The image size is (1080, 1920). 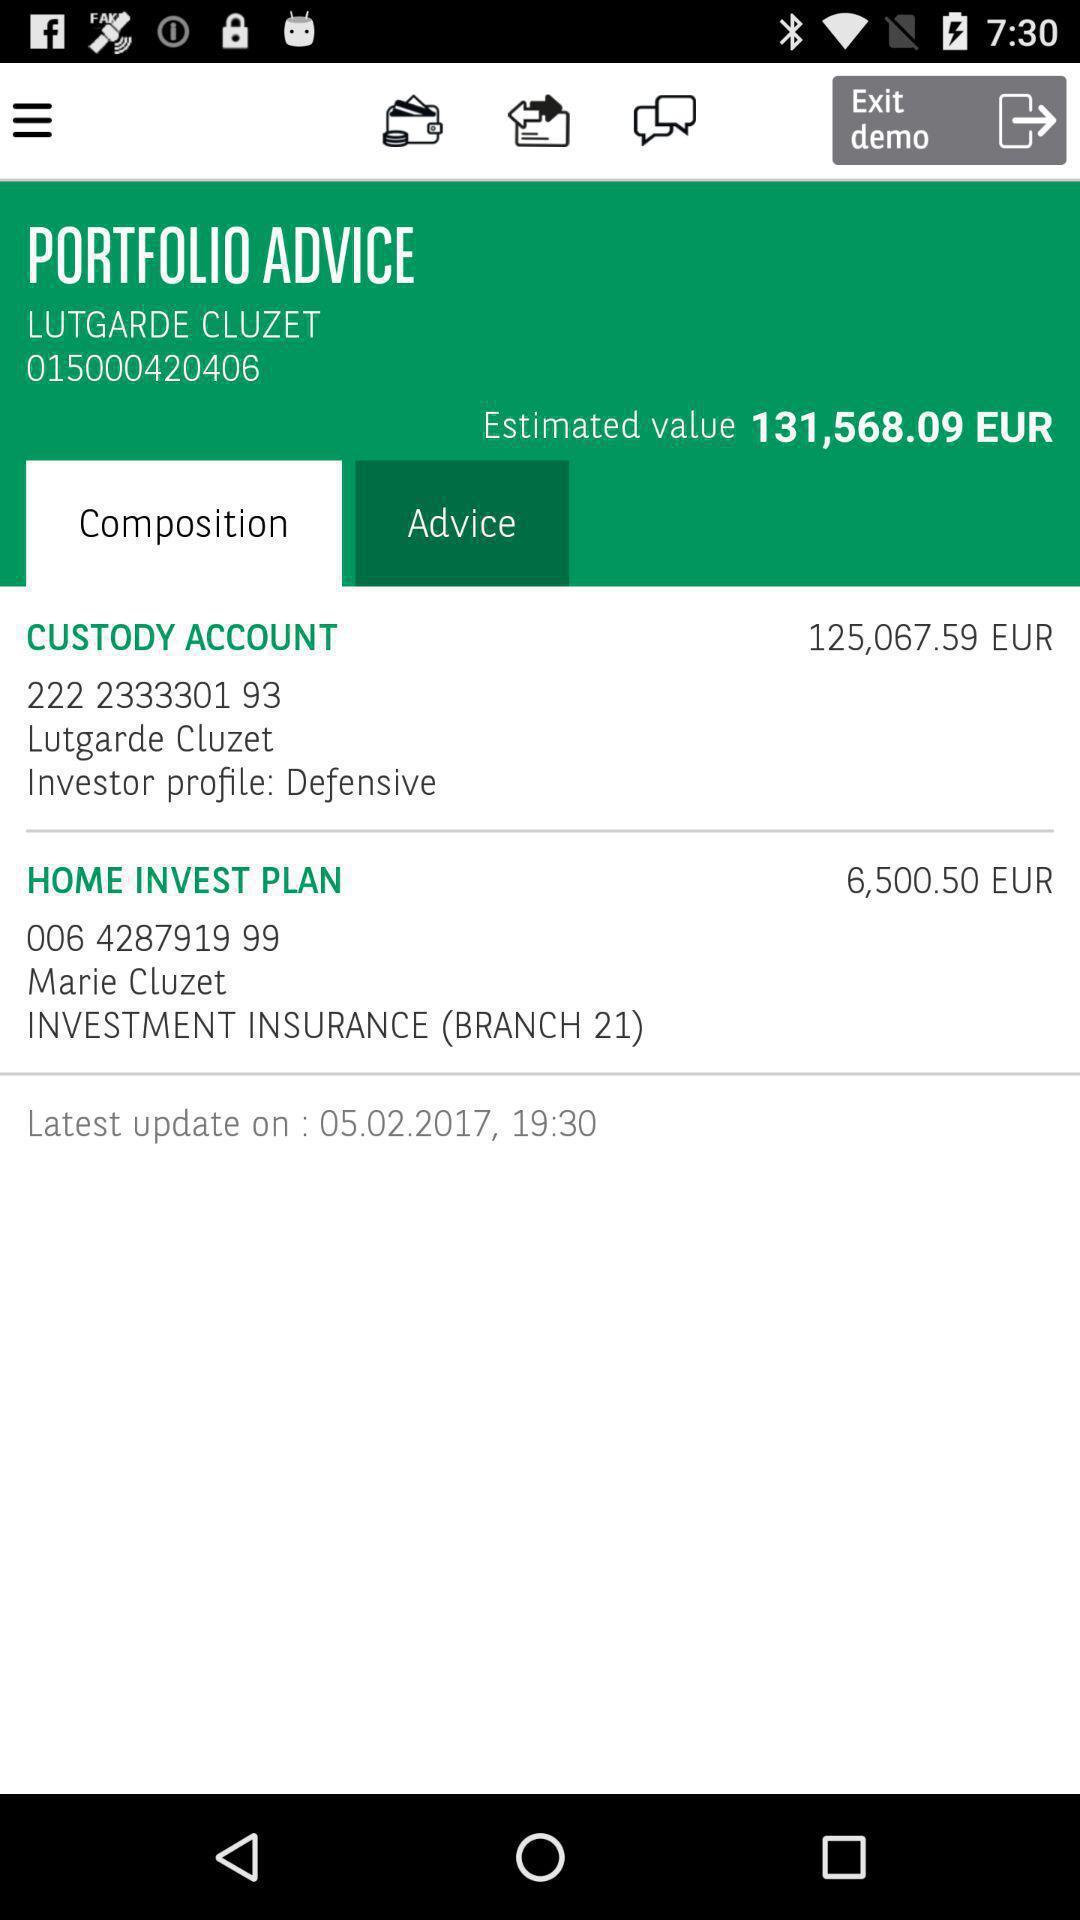 I want to click on icon below home invest plan item, so click(x=152, y=937).